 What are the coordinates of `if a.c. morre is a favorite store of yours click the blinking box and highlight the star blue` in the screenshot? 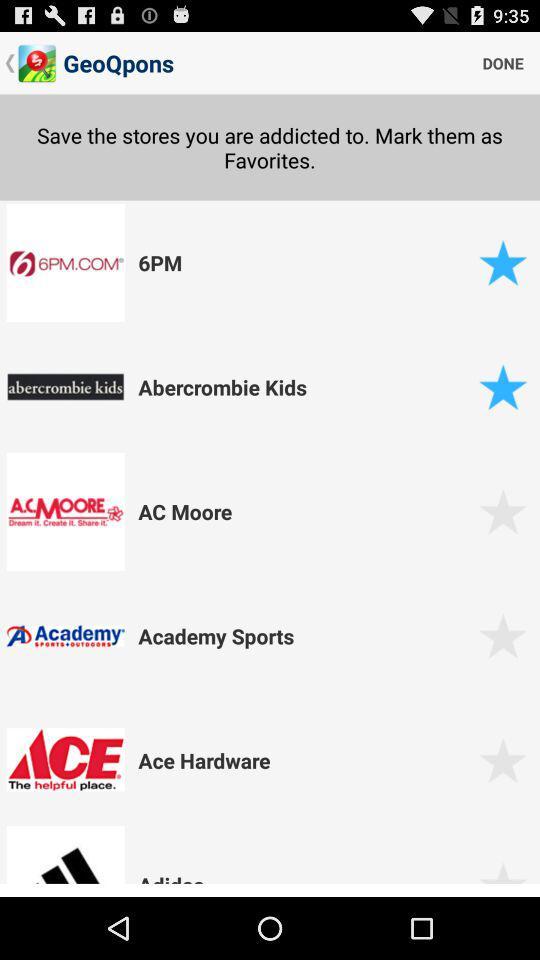 It's located at (502, 510).